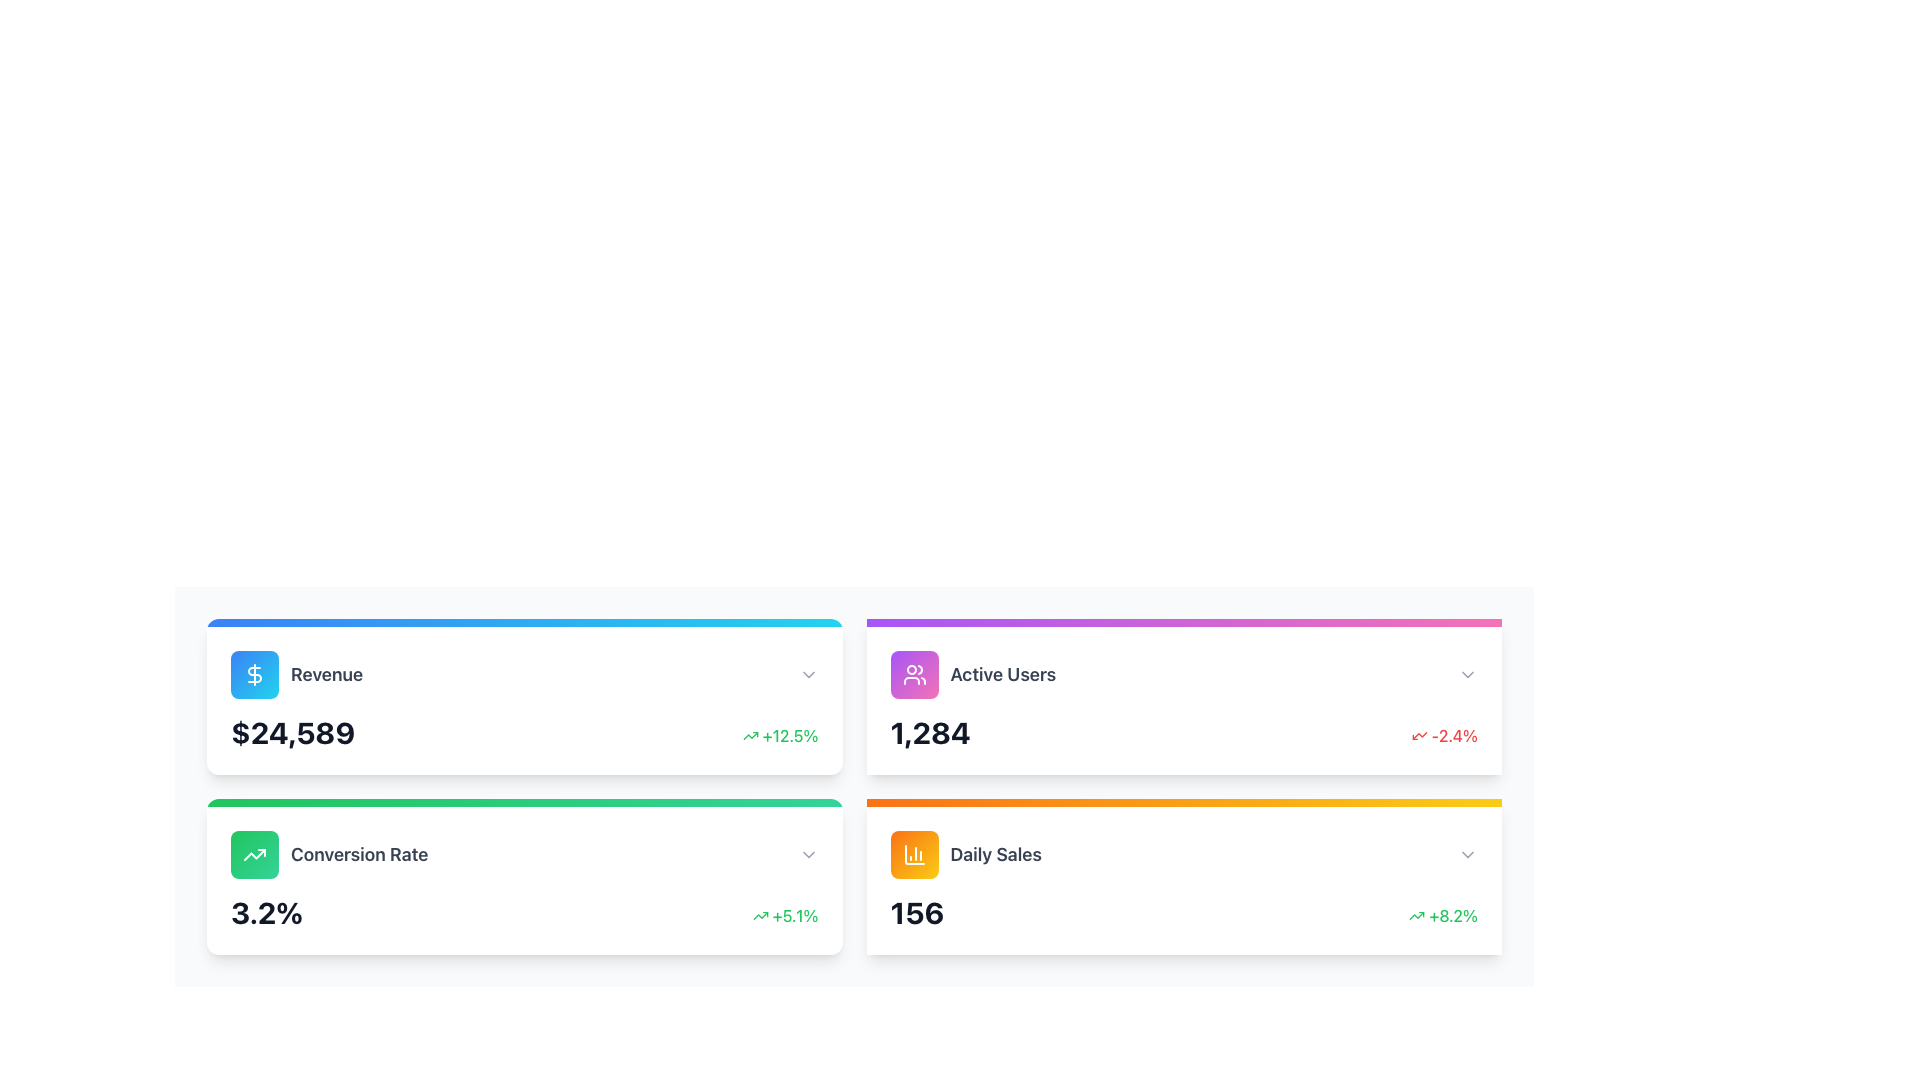 The image size is (1920, 1080). Describe the element at coordinates (266, 913) in the screenshot. I see `the text display element showing '3.2%' which is positioned in the bottom-left card of the dashboard view, adjacent to the label 'Conversion Rate'` at that location.